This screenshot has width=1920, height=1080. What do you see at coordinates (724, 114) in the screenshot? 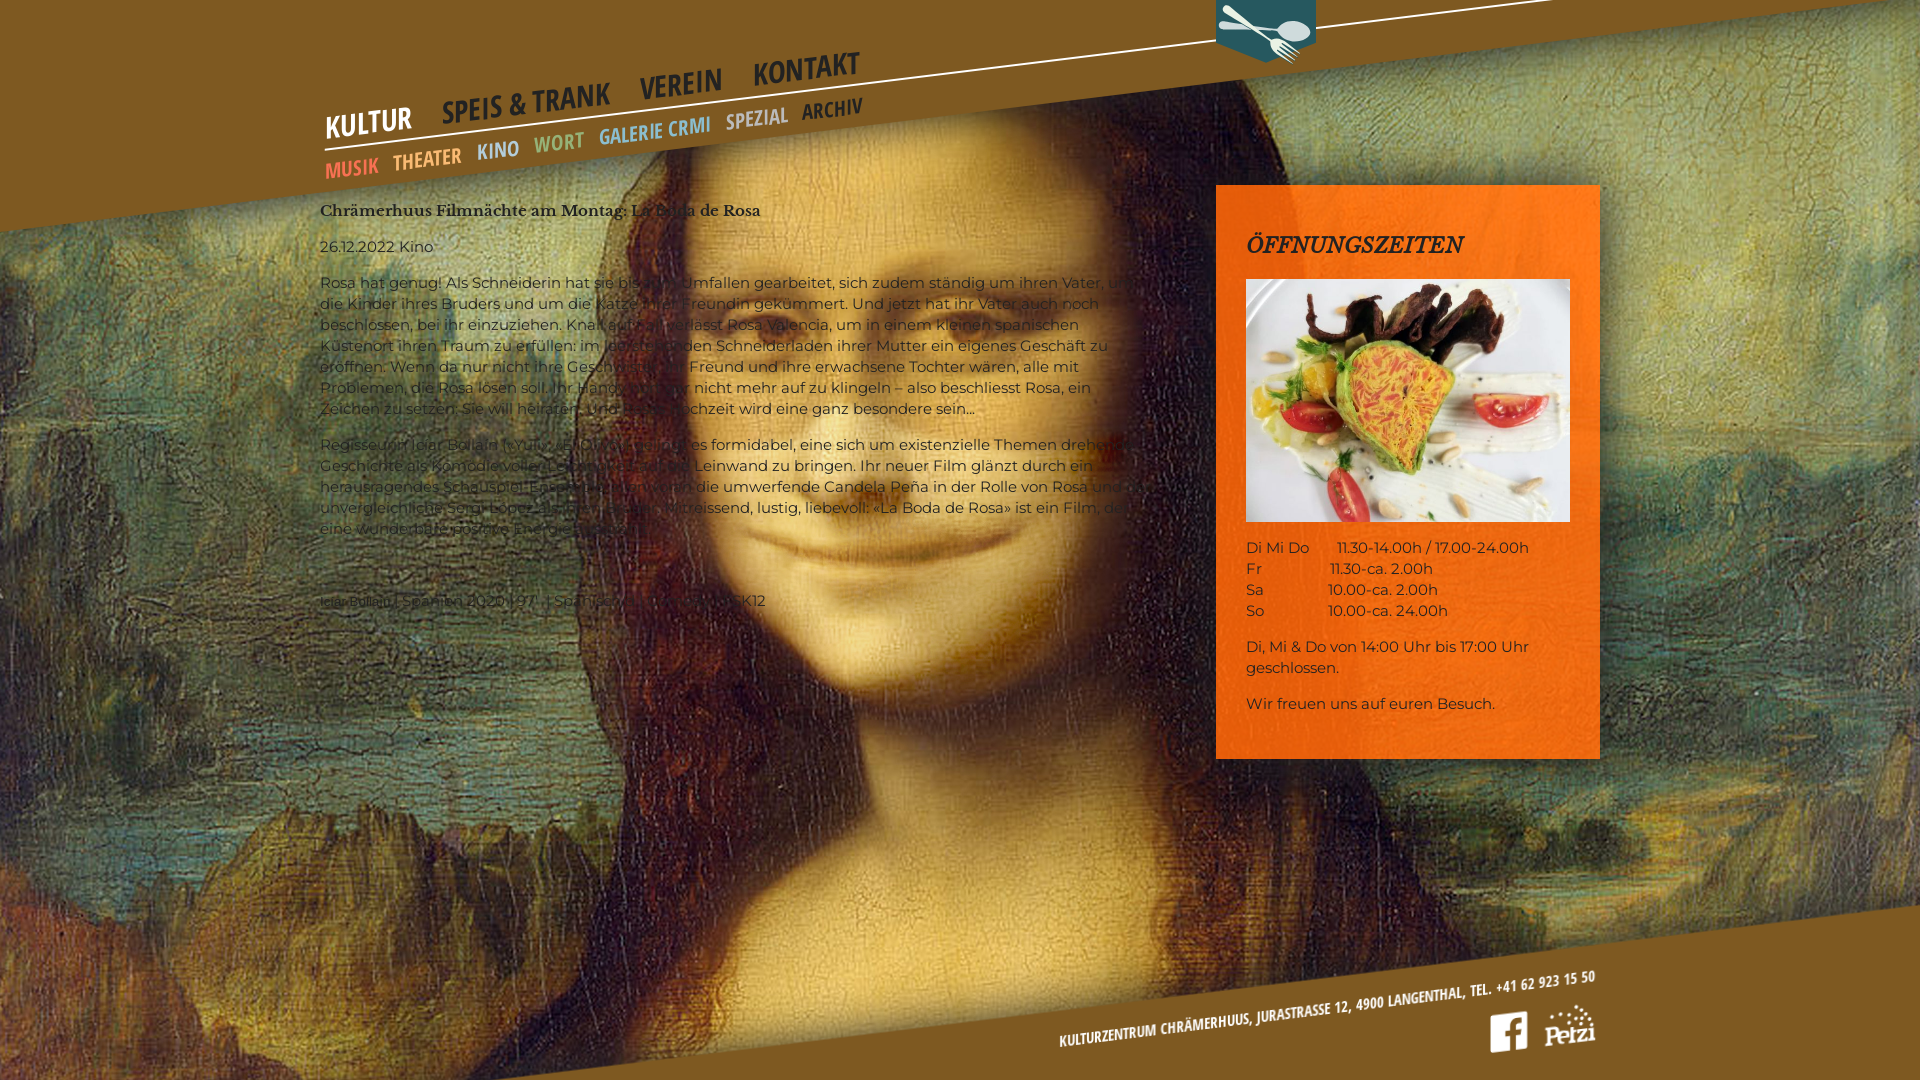
I see `'SPEZIAL'` at bounding box center [724, 114].